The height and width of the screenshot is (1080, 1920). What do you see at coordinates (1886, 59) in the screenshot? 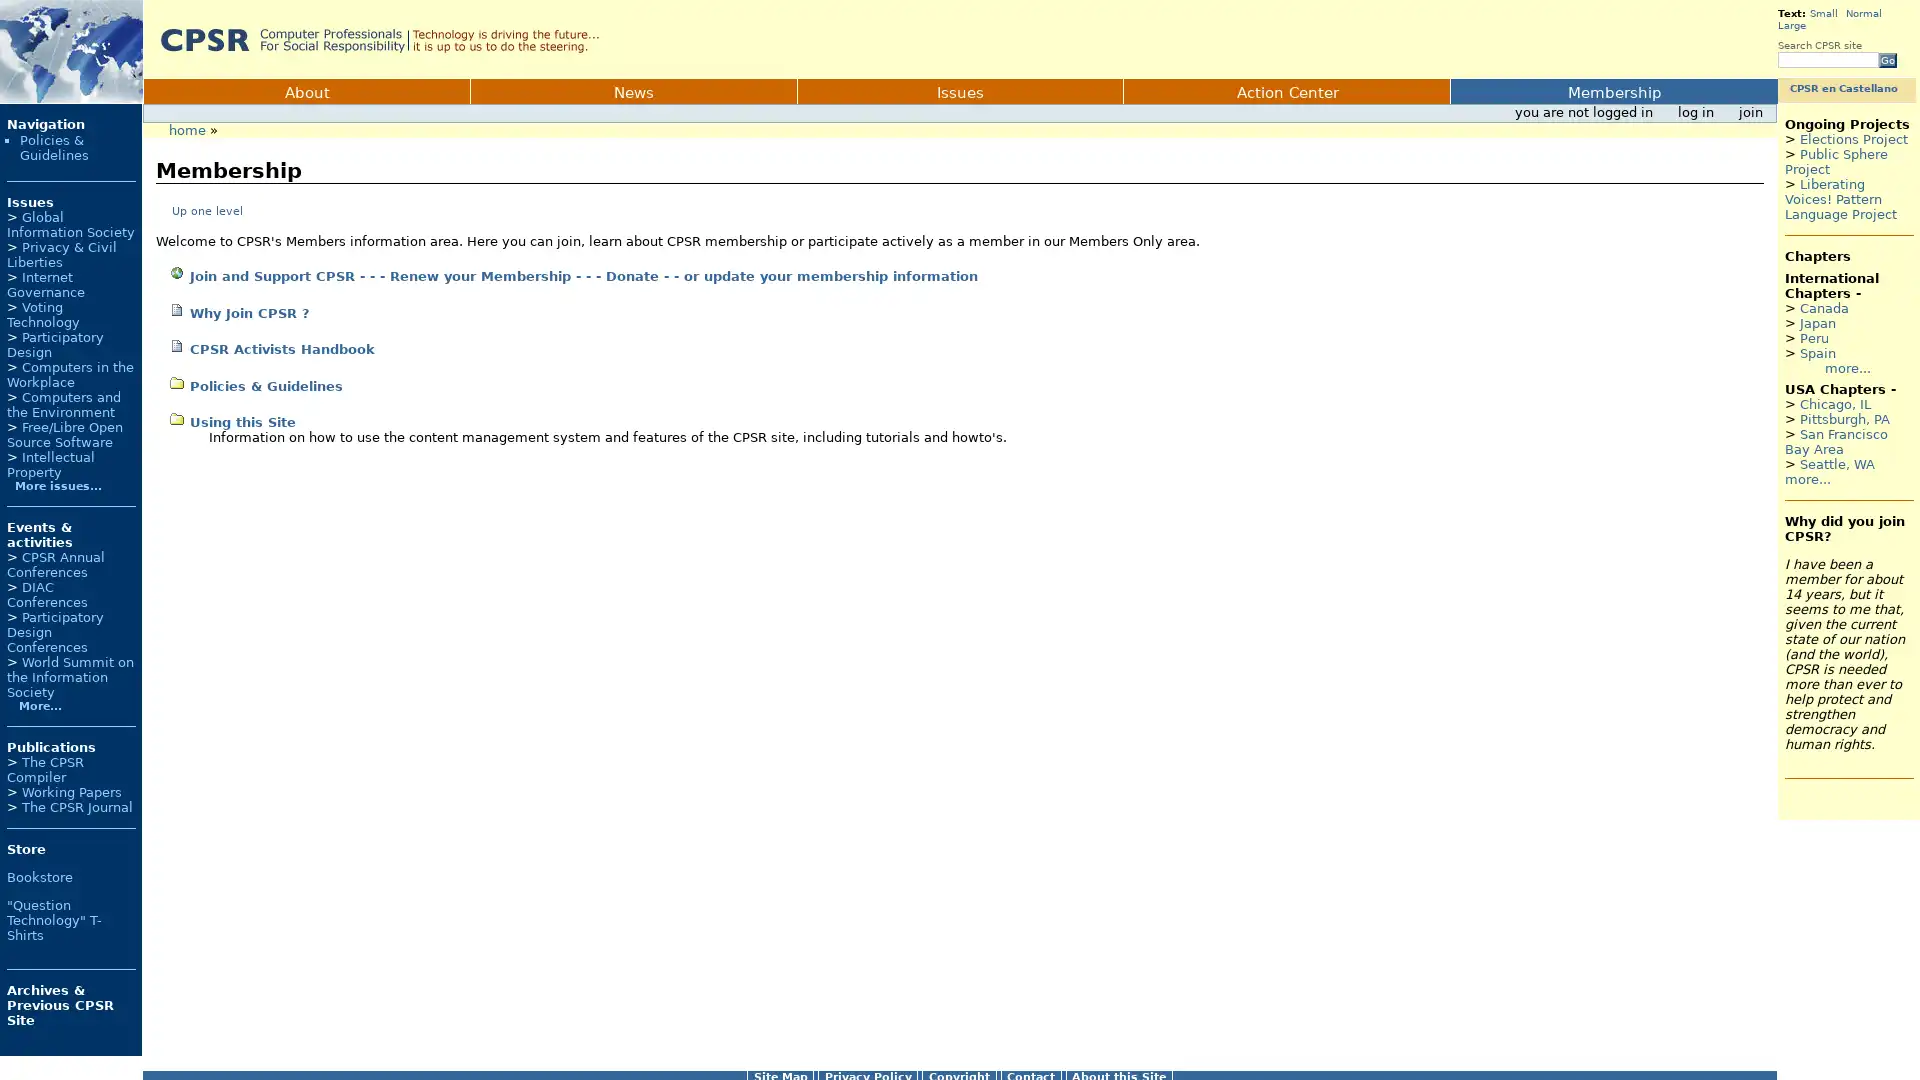
I see `Go` at bounding box center [1886, 59].